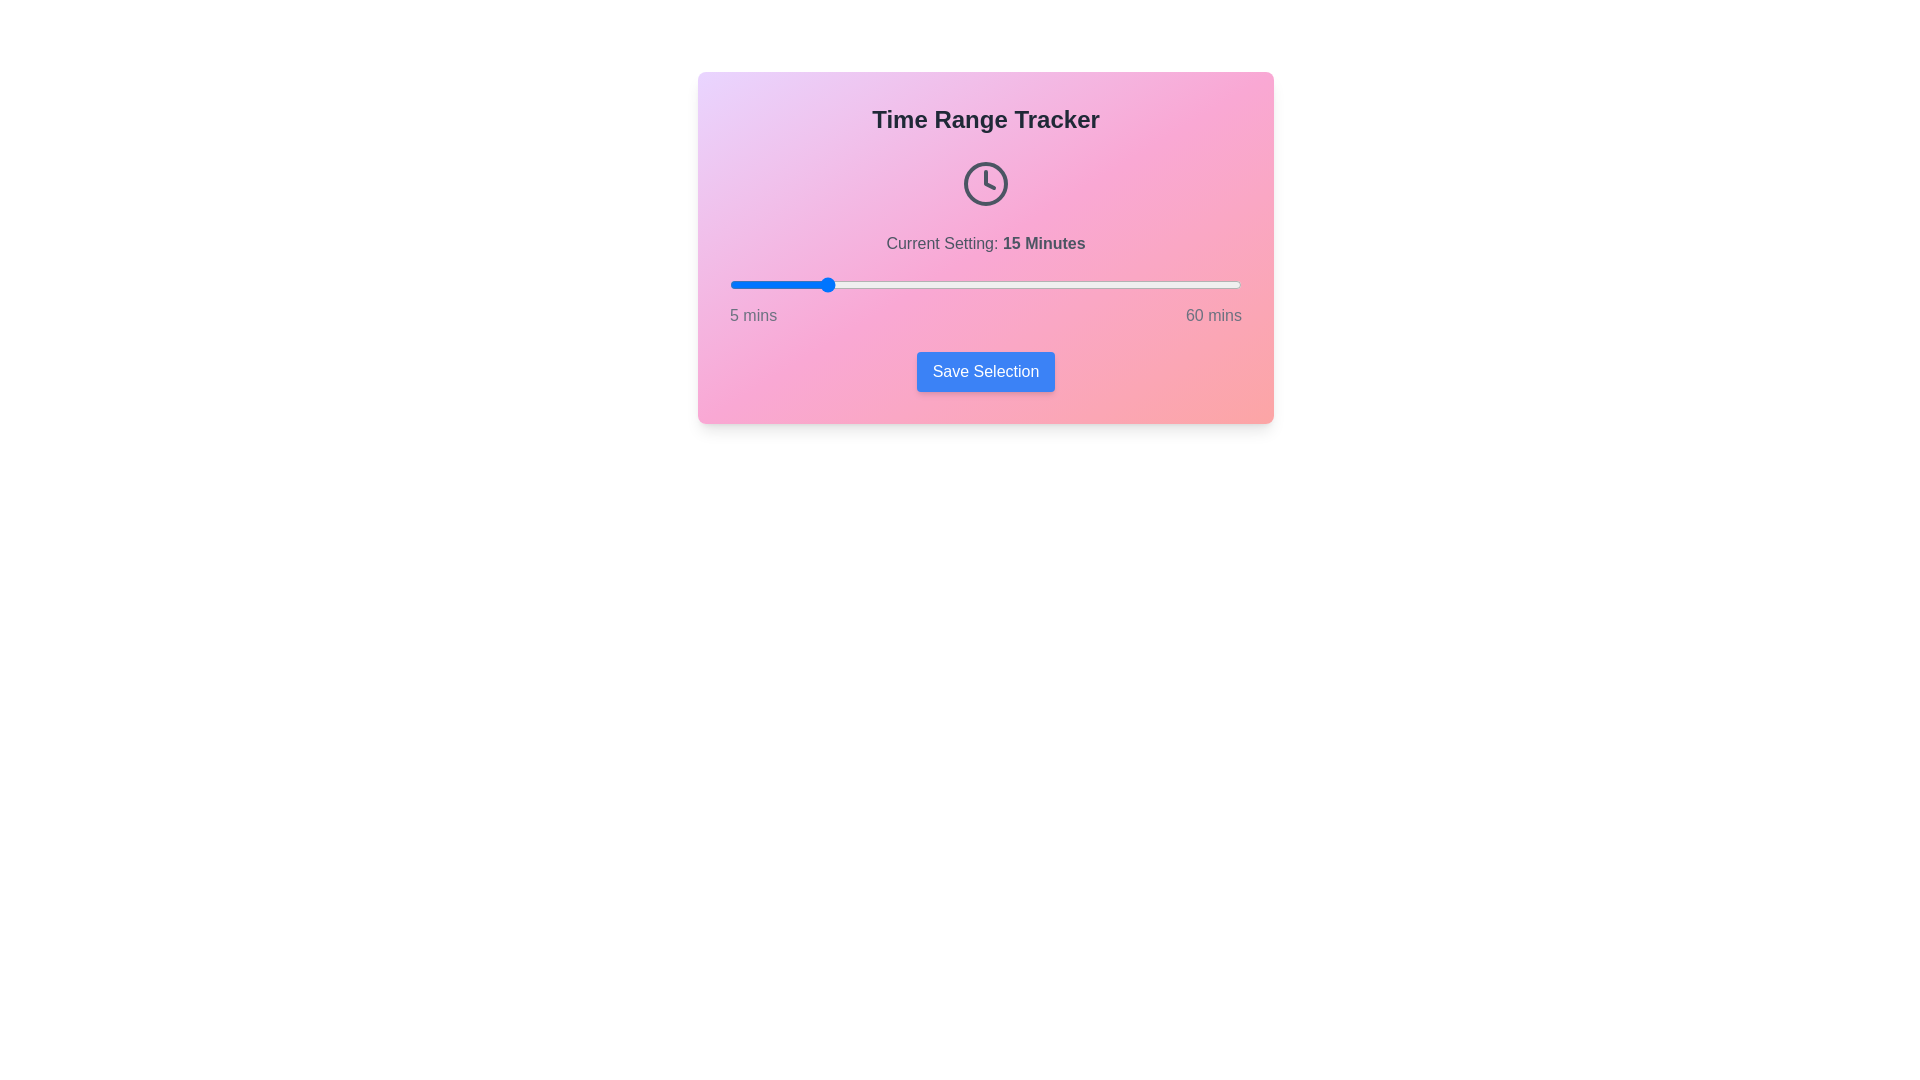 This screenshot has width=1920, height=1080. What do you see at coordinates (1231, 285) in the screenshot?
I see `the time range slider to 59 minutes` at bounding box center [1231, 285].